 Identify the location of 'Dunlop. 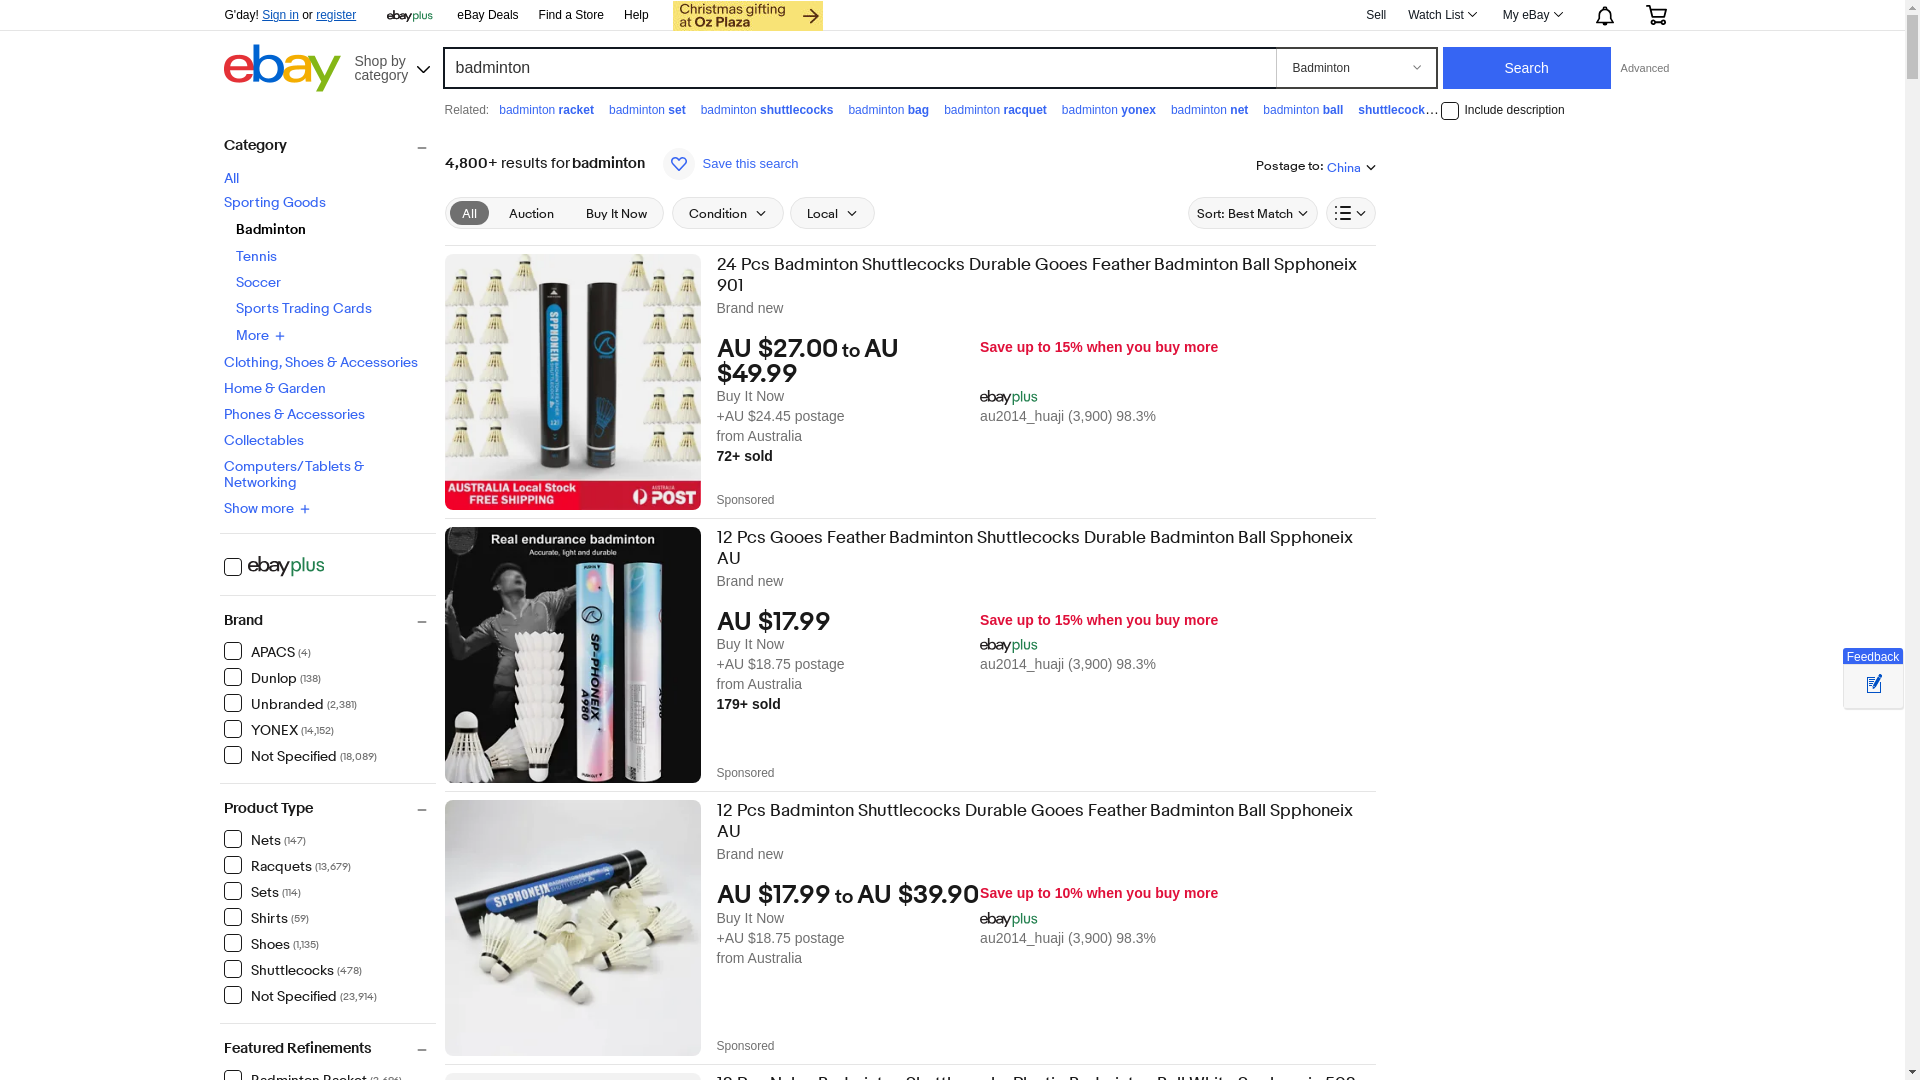
(271, 676).